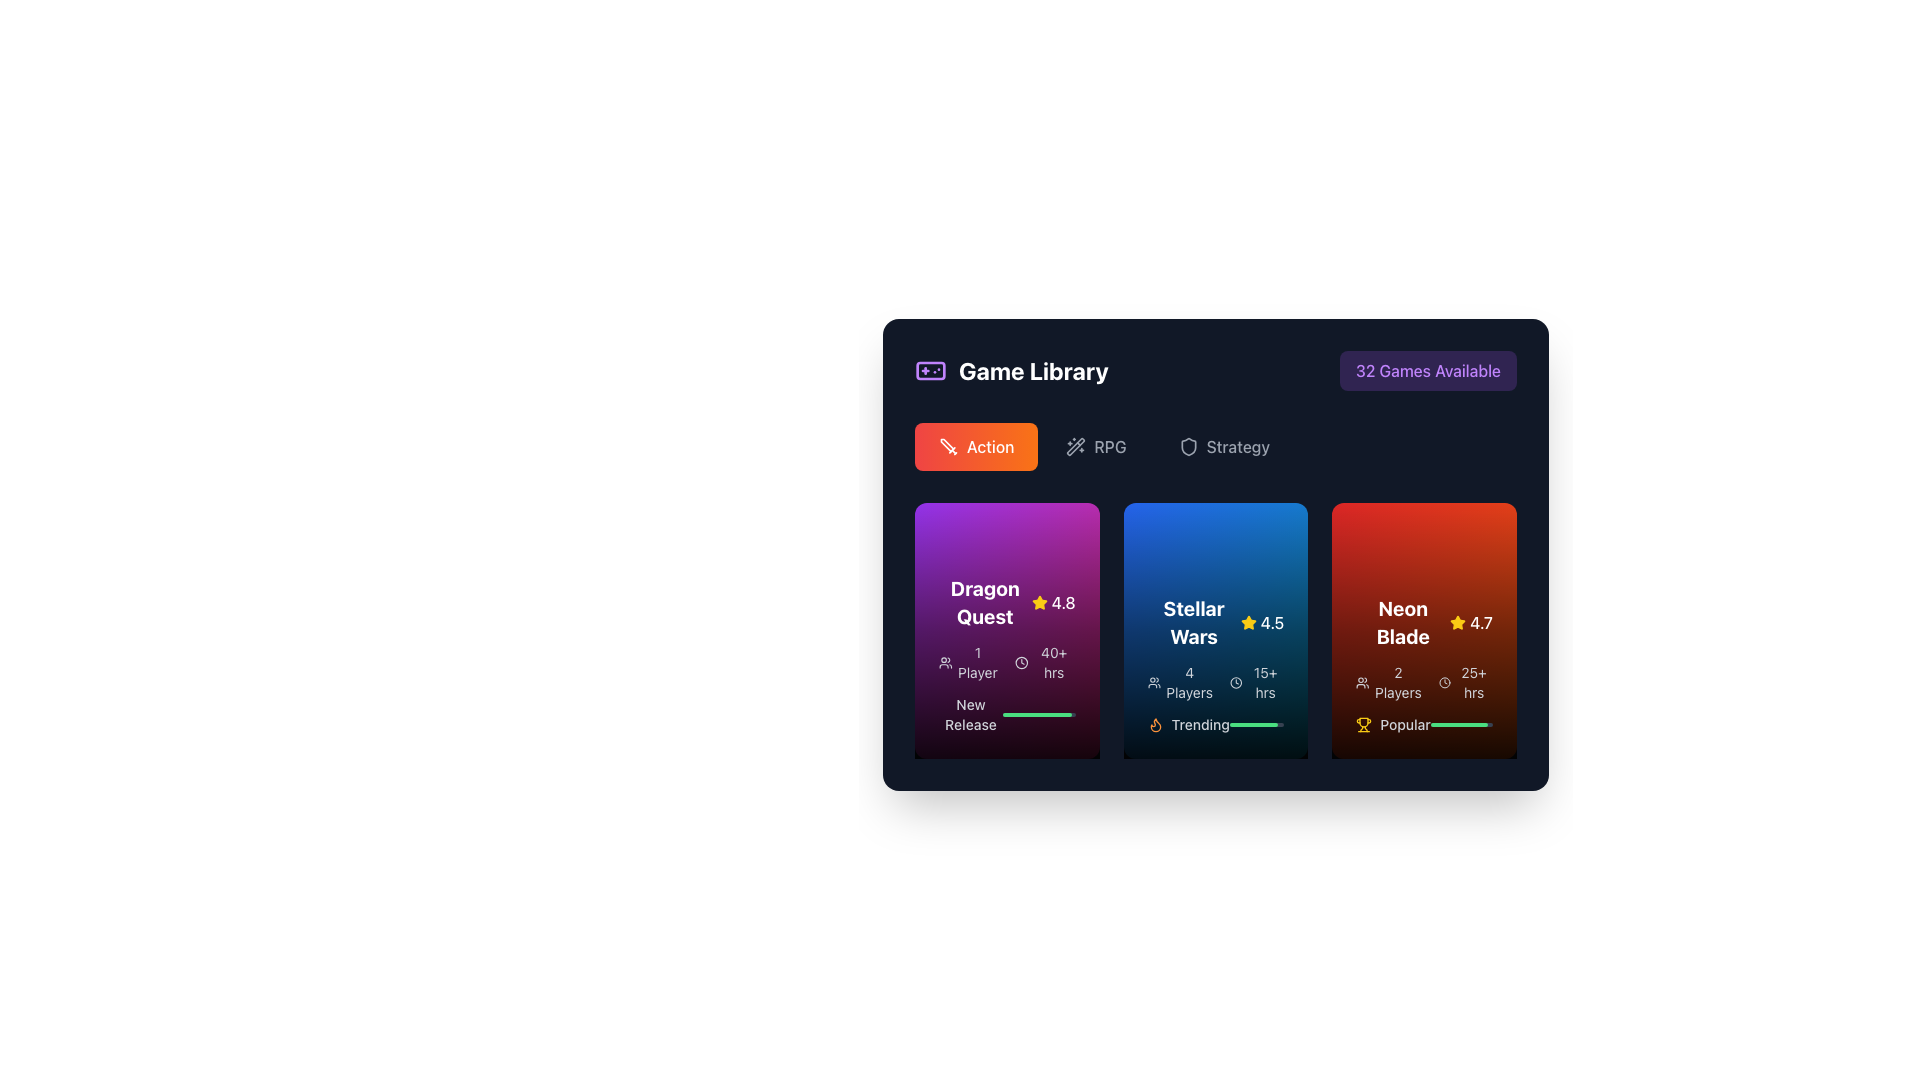  Describe the element at coordinates (1154, 681) in the screenshot. I see `the small icon depicting a group of people next to the text '4 Players' in the central panel of the 'Stellar Wars' game interface` at that location.